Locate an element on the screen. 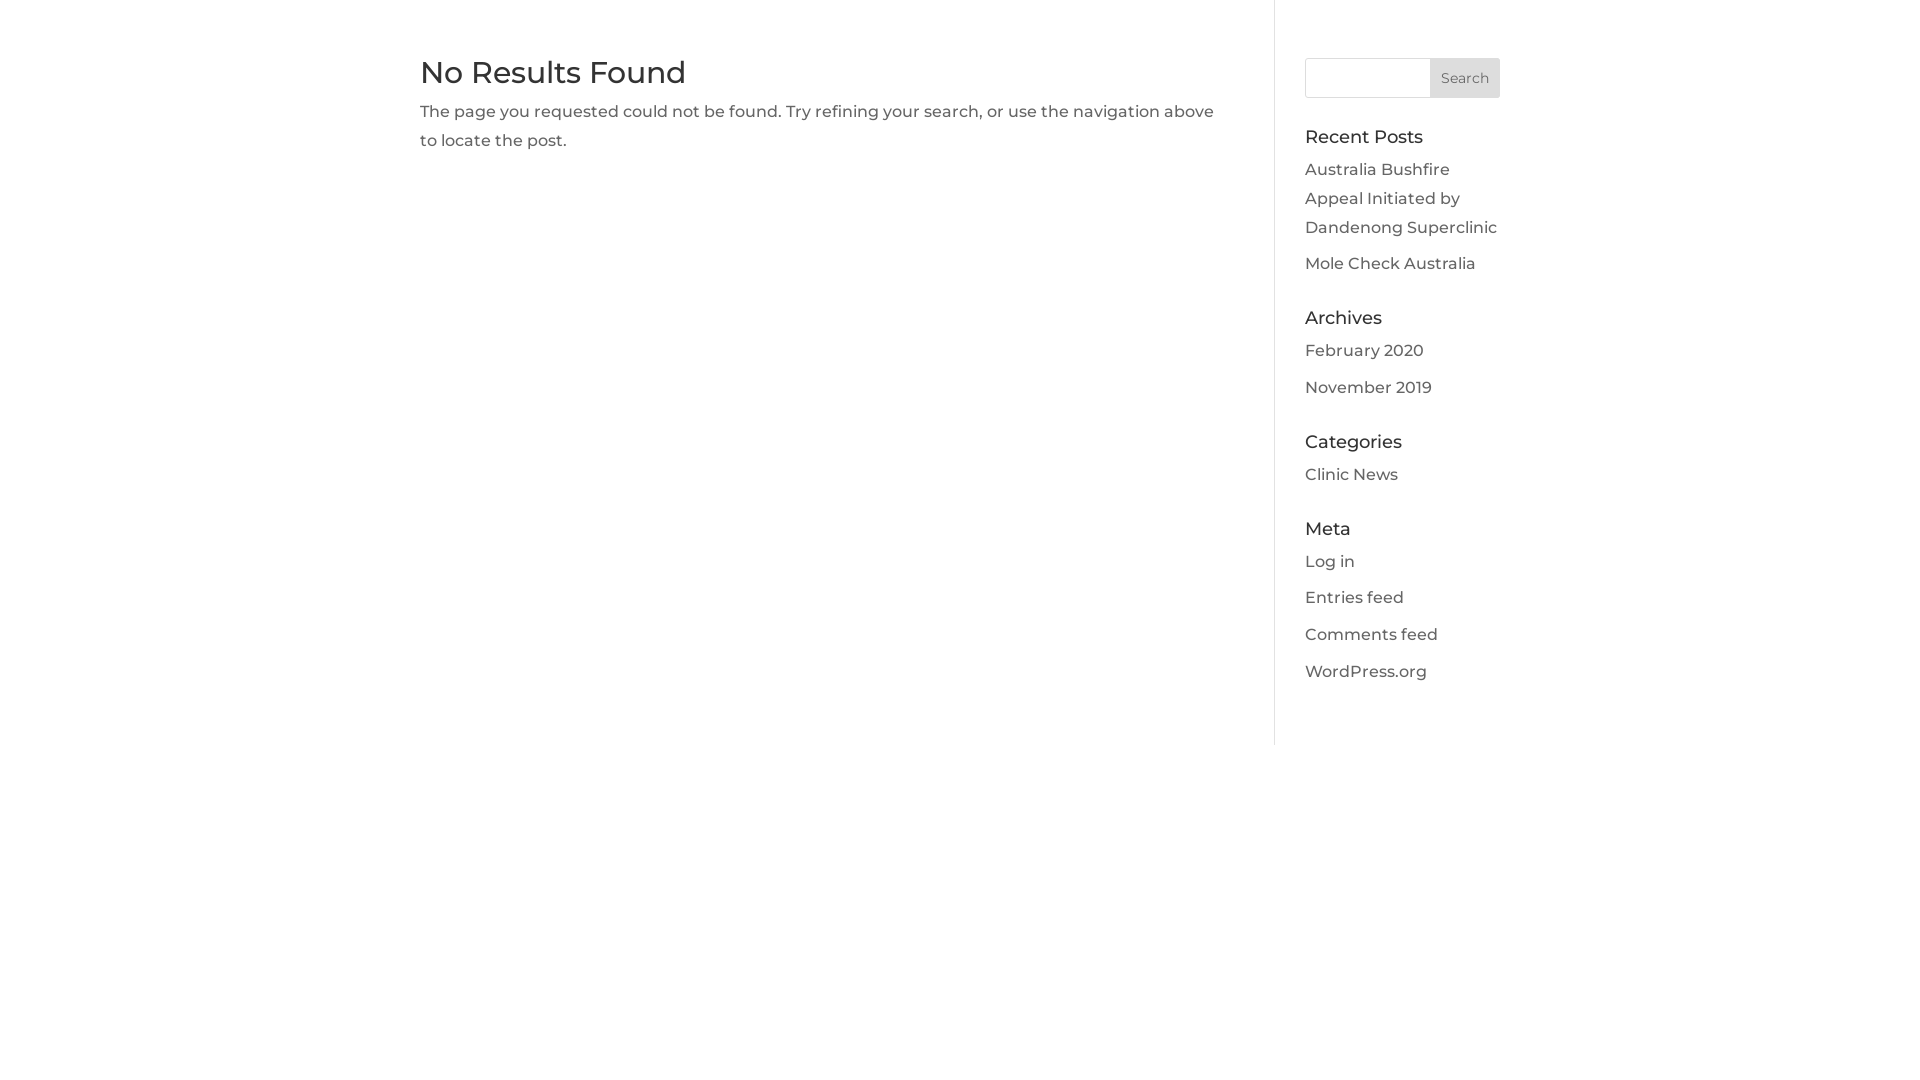 The image size is (1920, 1080). 'WordPress.org' is located at coordinates (1365, 671).